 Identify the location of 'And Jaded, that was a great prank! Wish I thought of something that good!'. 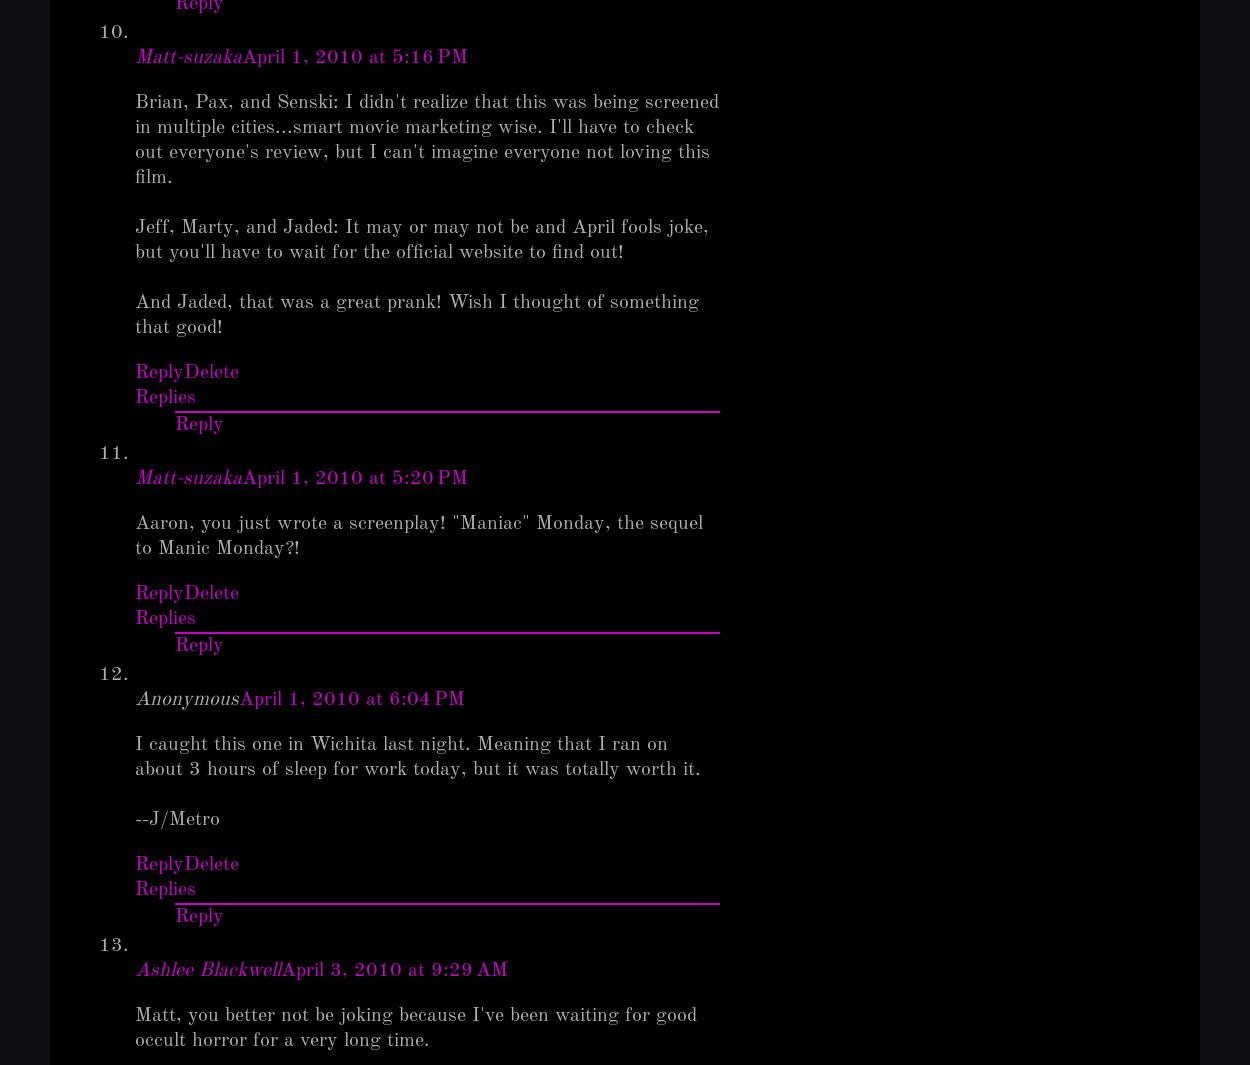
(135, 314).